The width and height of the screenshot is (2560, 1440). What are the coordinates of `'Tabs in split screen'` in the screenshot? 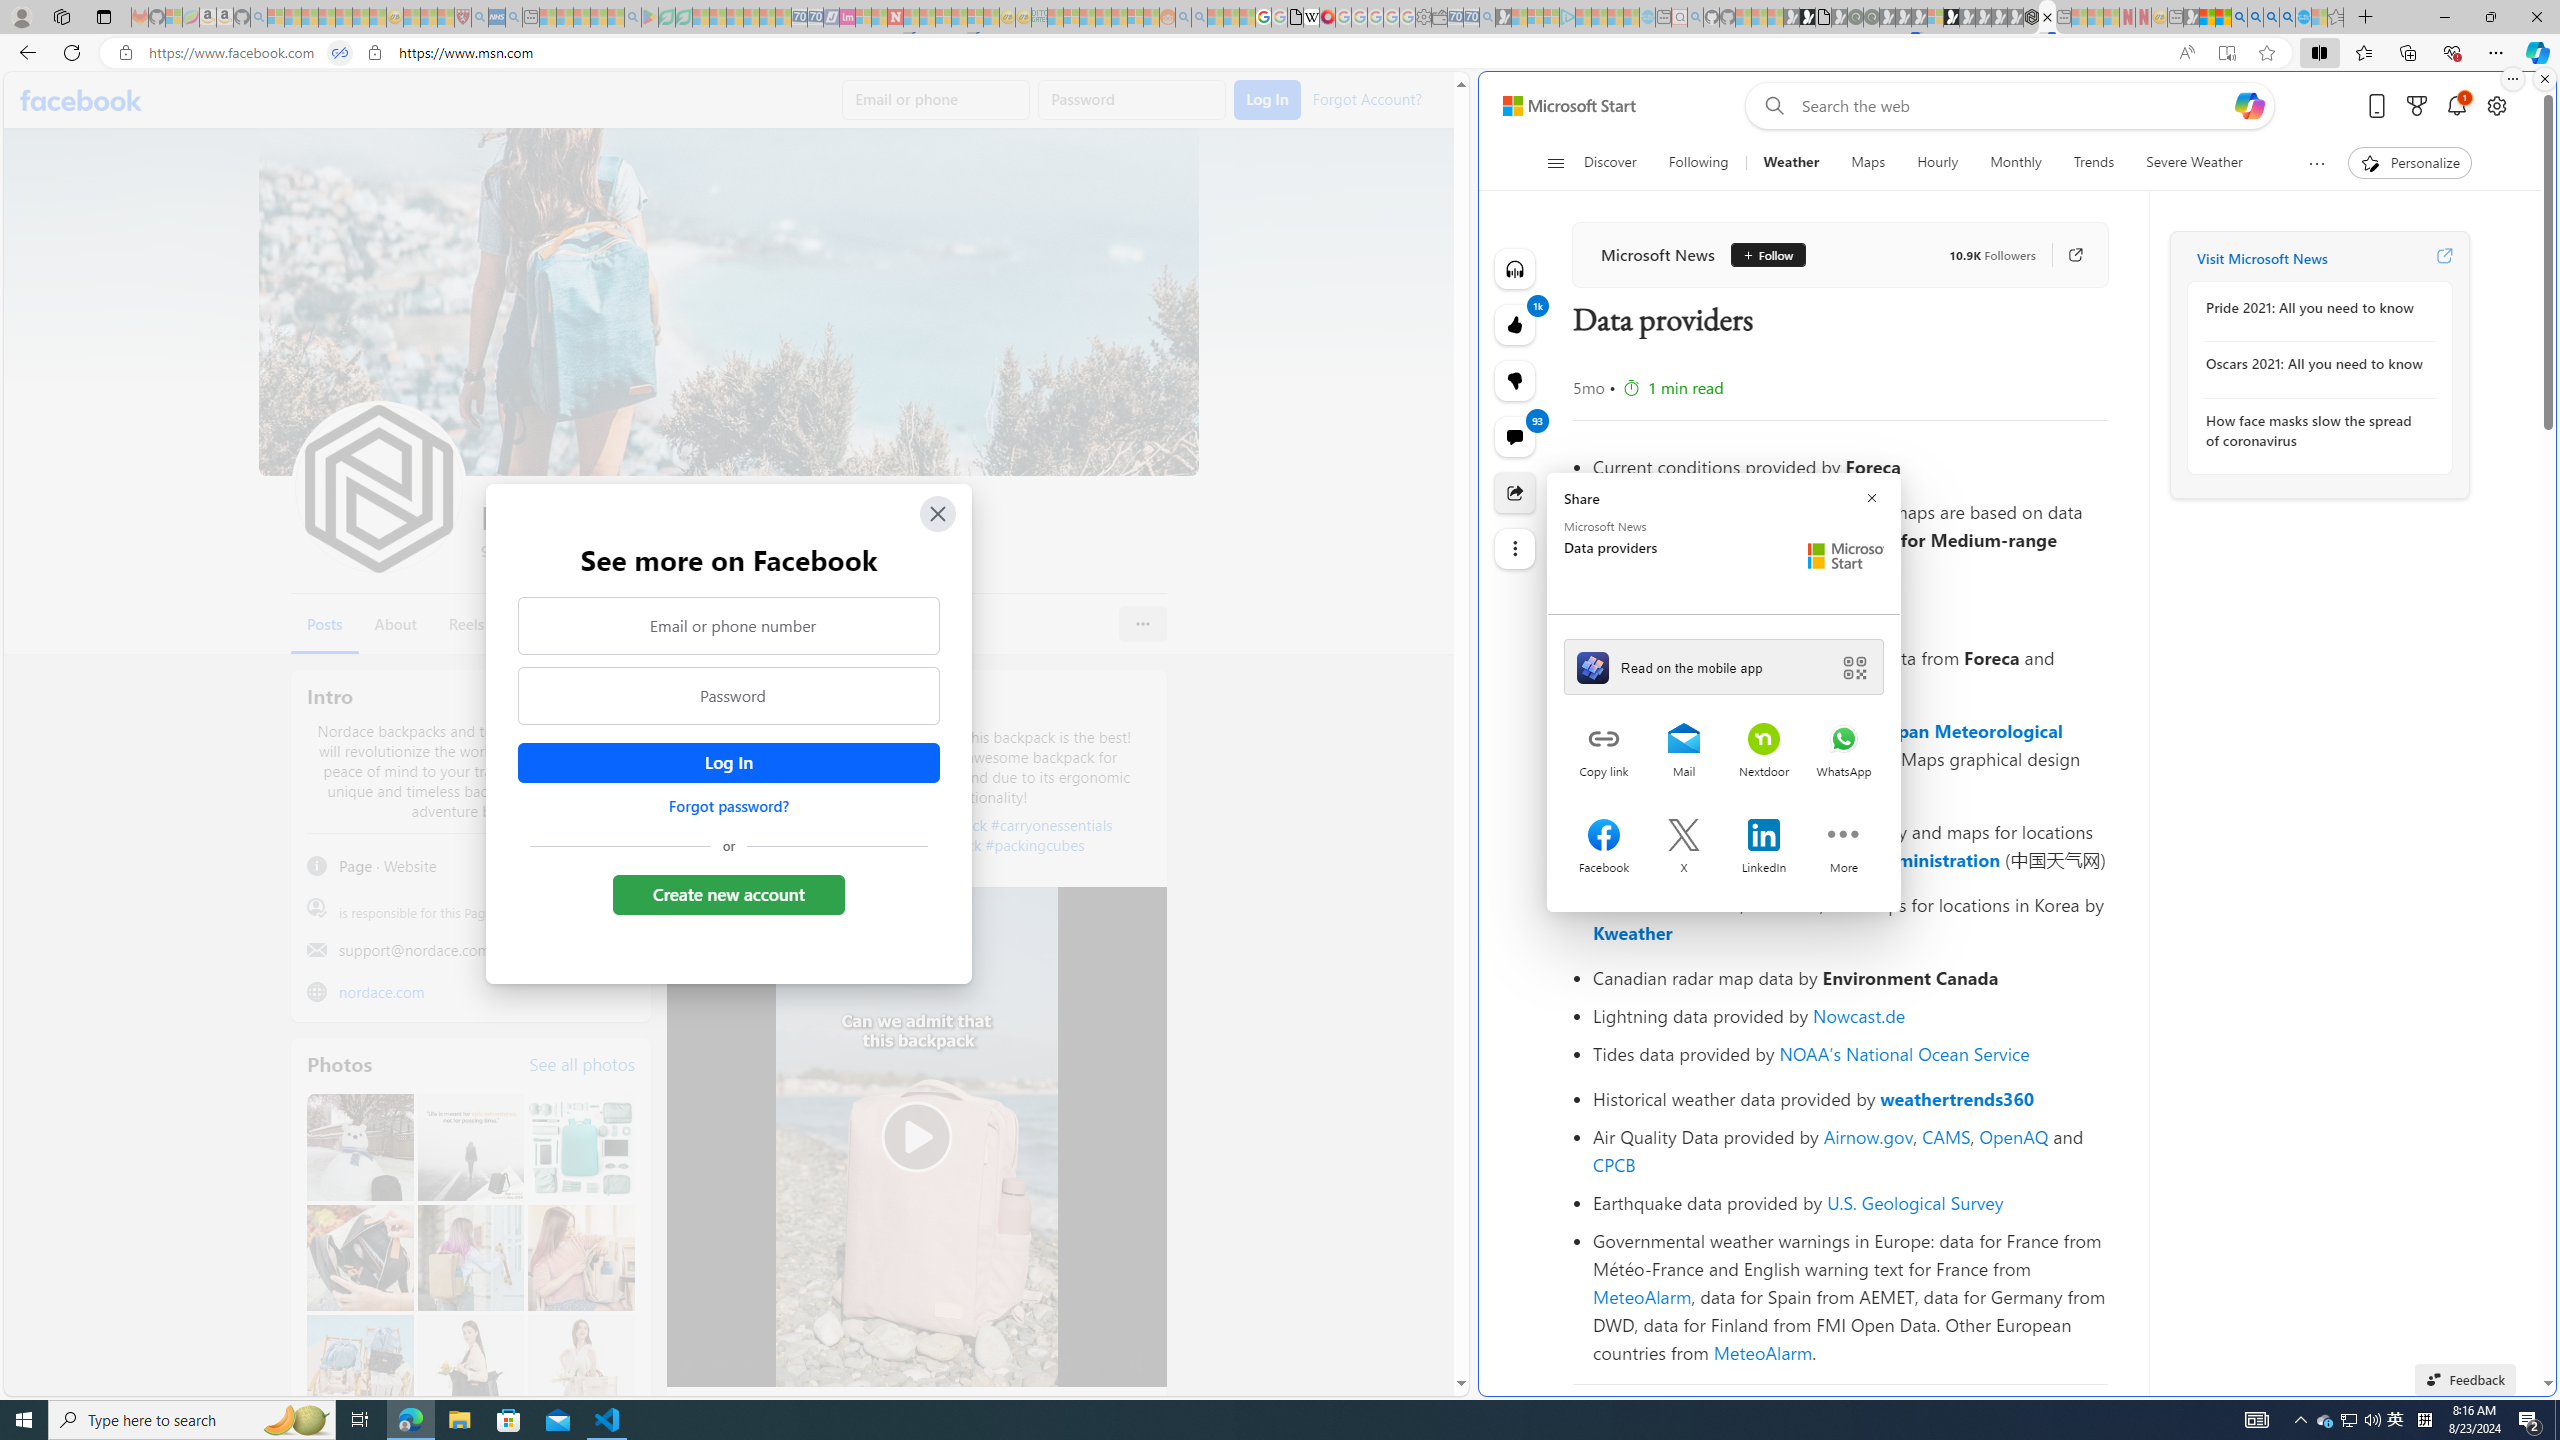 It's located at (339, 53).